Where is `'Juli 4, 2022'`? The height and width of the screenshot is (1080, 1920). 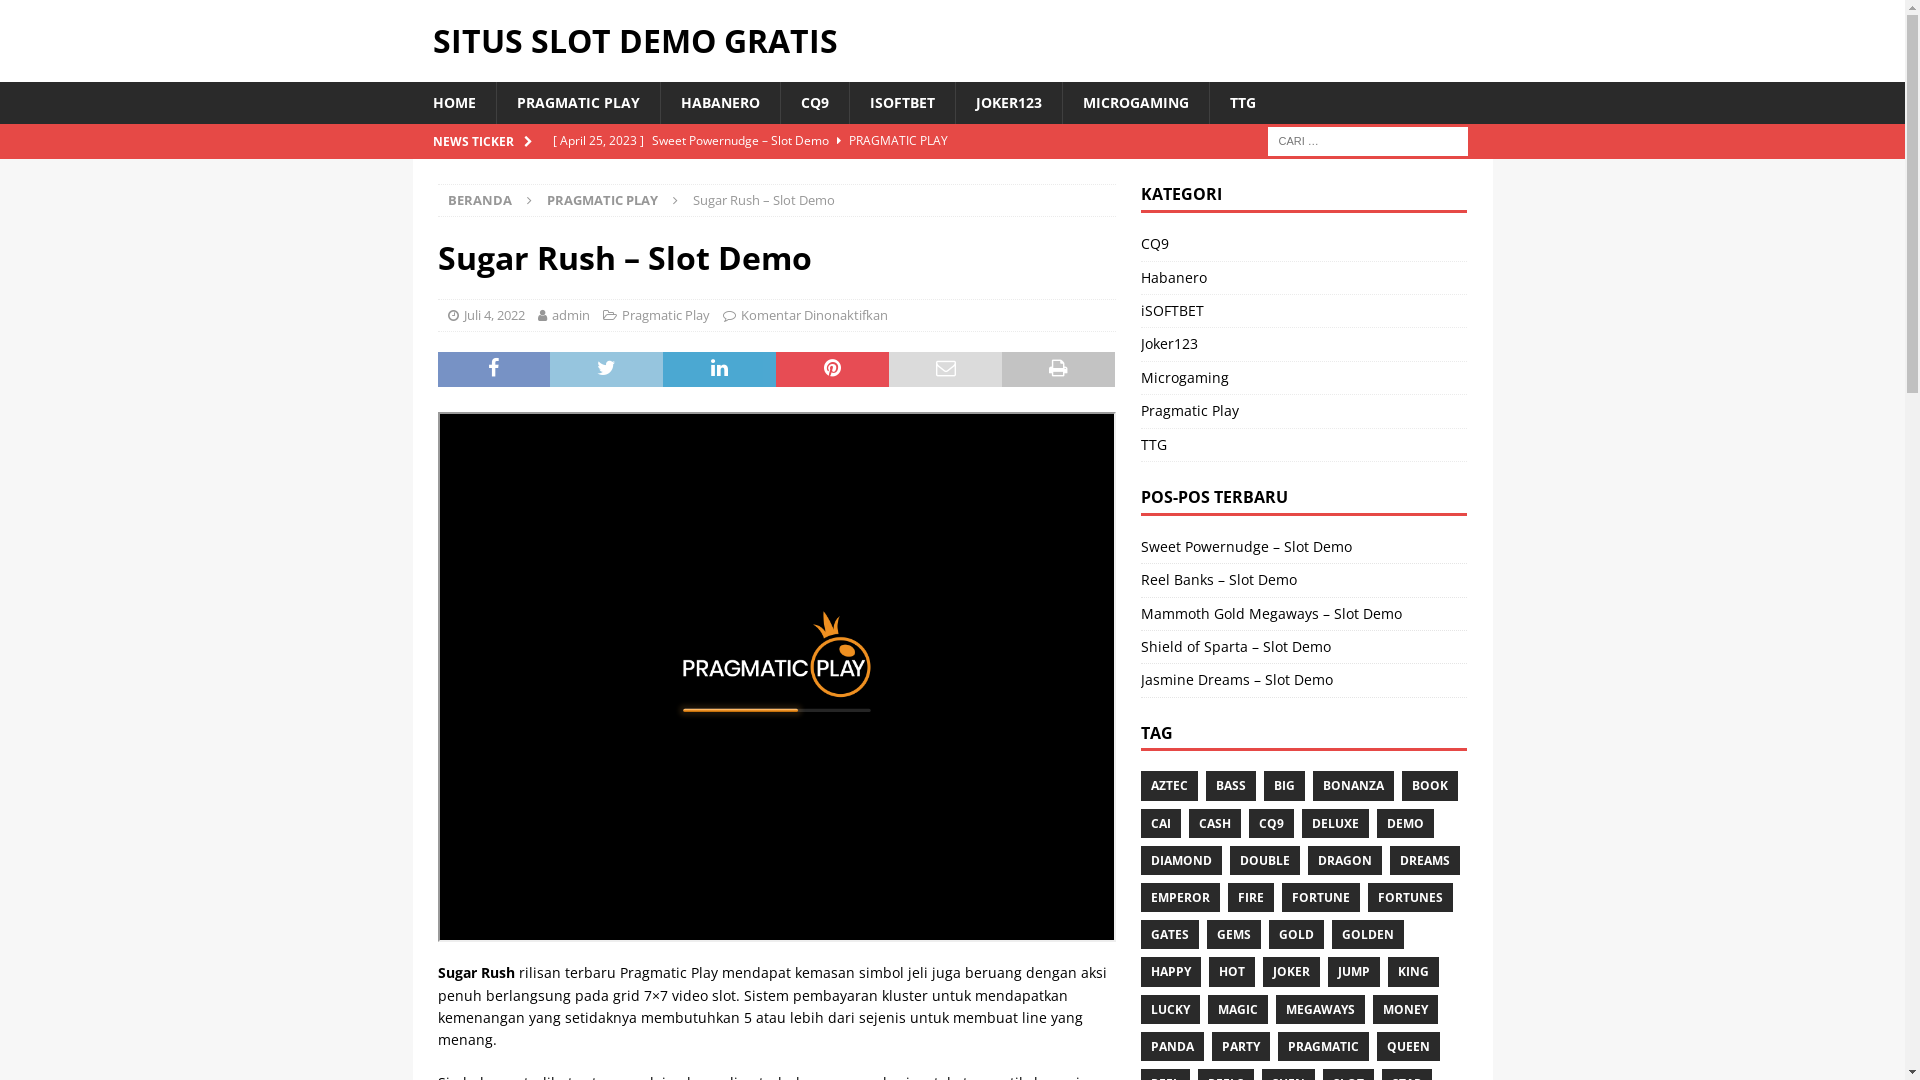
'Juli 4, 2022' is located at coordinates (494, 315).